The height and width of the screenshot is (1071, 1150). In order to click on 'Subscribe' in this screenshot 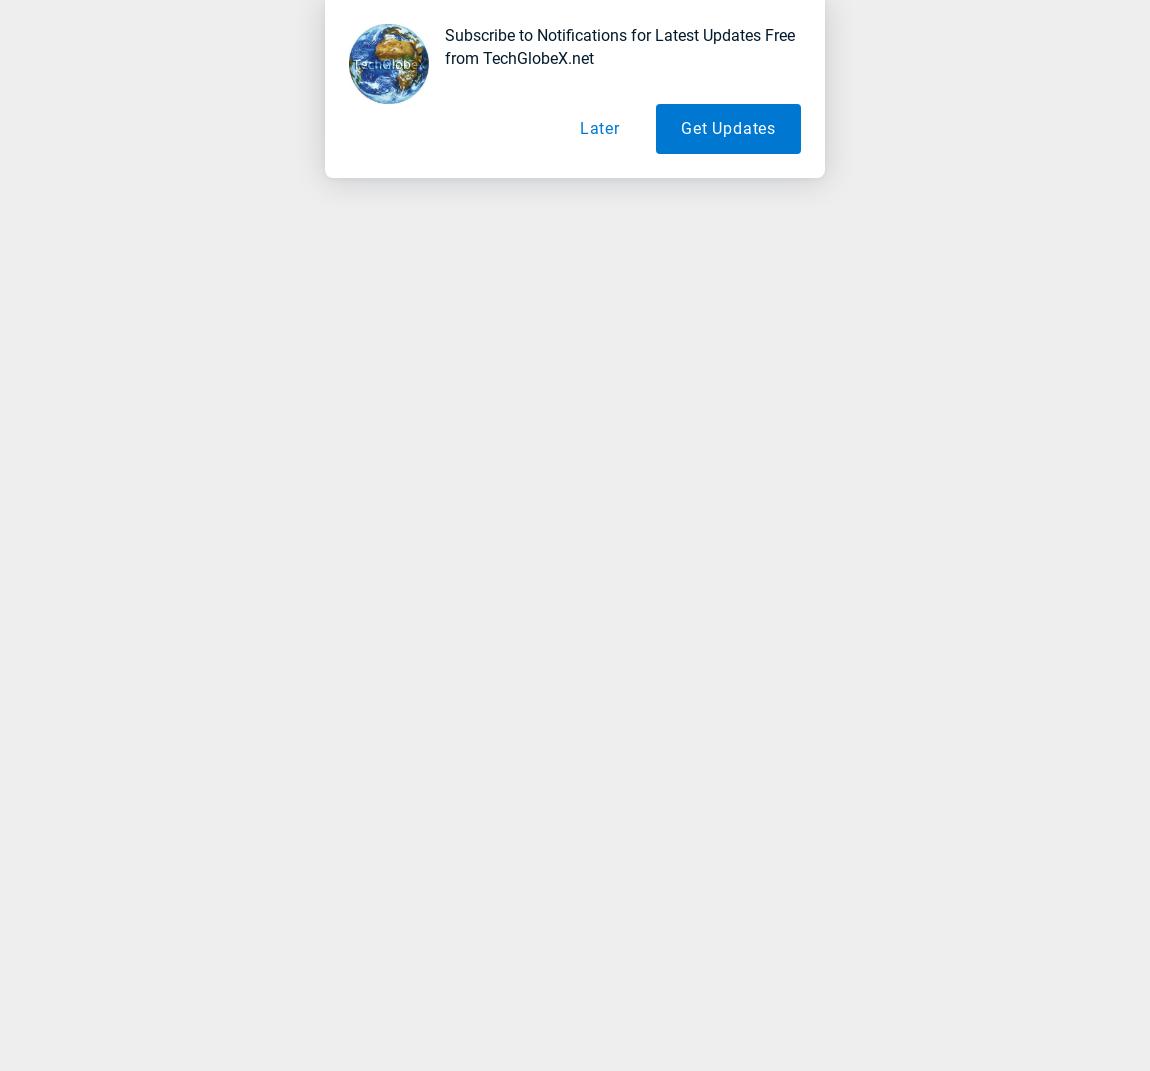, I will do `click(961, 1057)`.